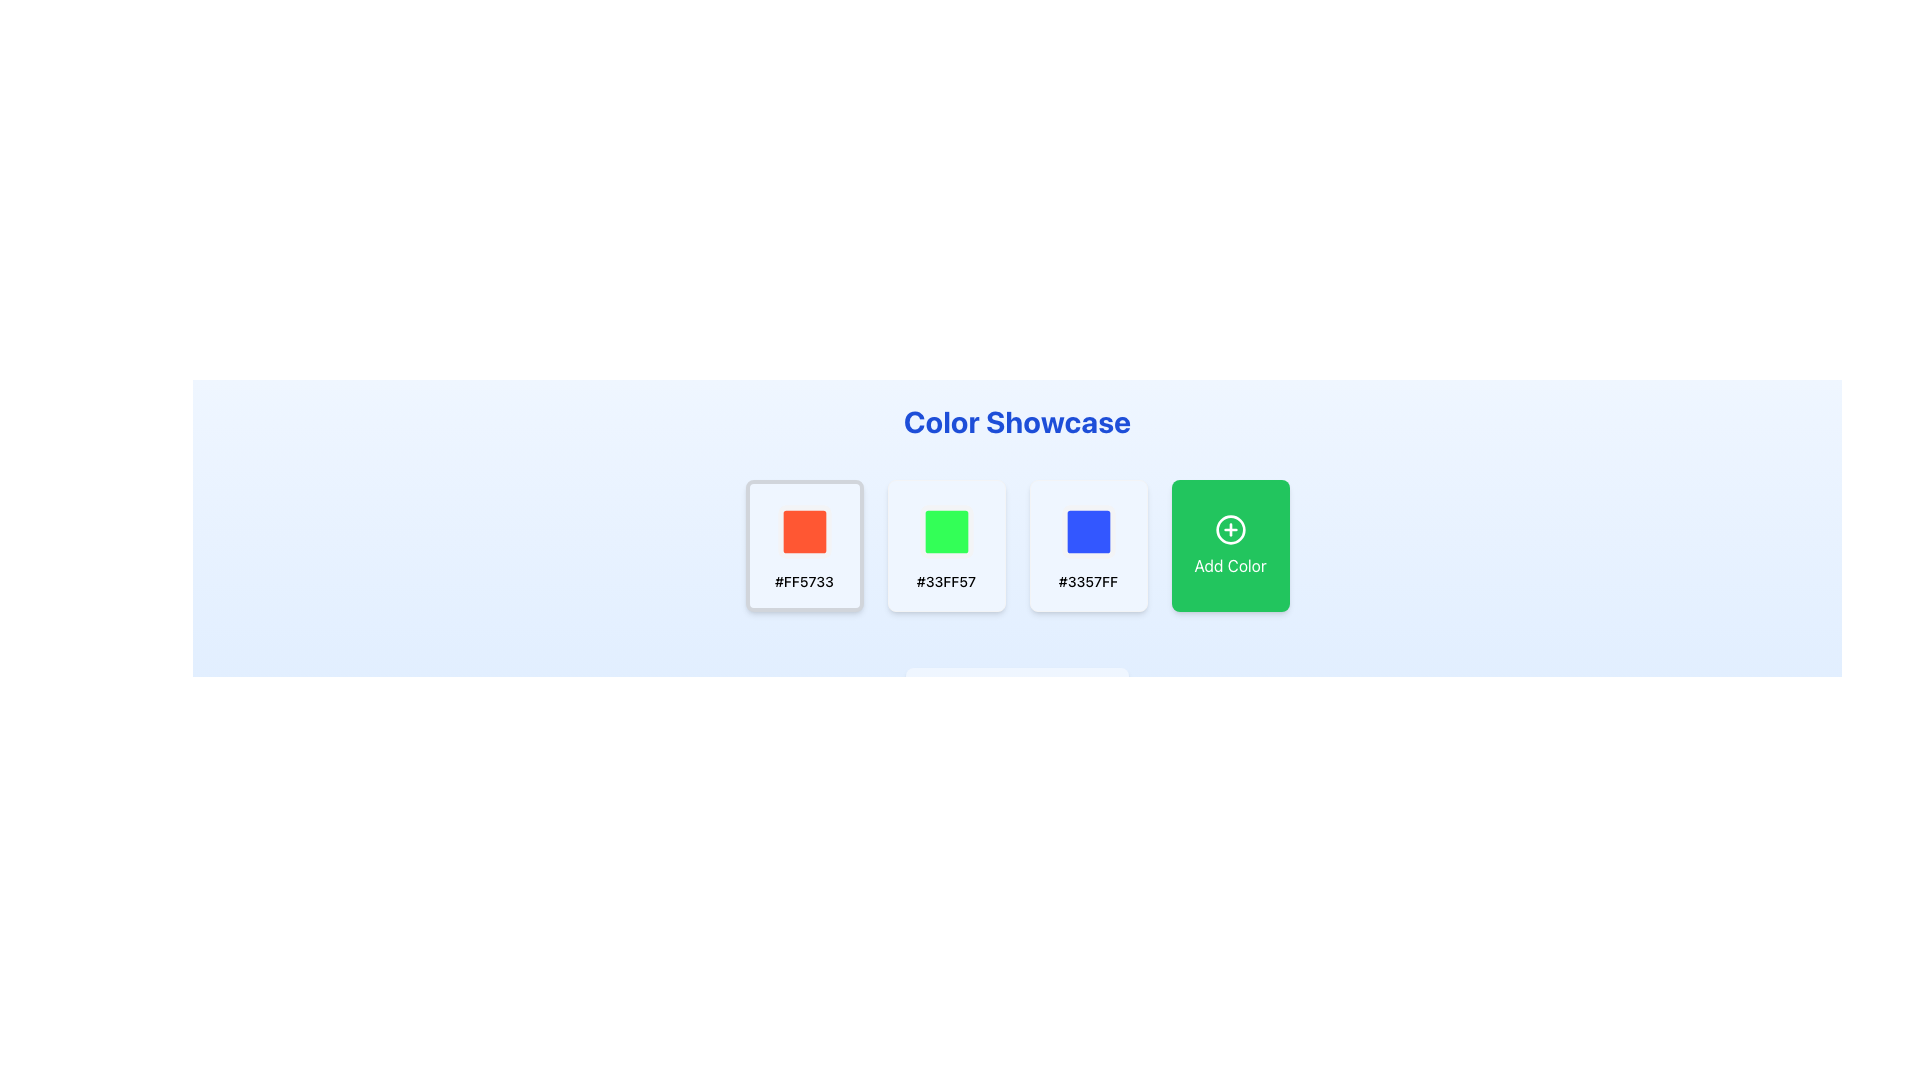 The width and height of the screenshot is (1920, 1080). What do you see at coordinates (1087, 531) in the screenshot?
I see `the central blue square color preview element representing the color '#3357FF'` at bounding box center [1087, 531].